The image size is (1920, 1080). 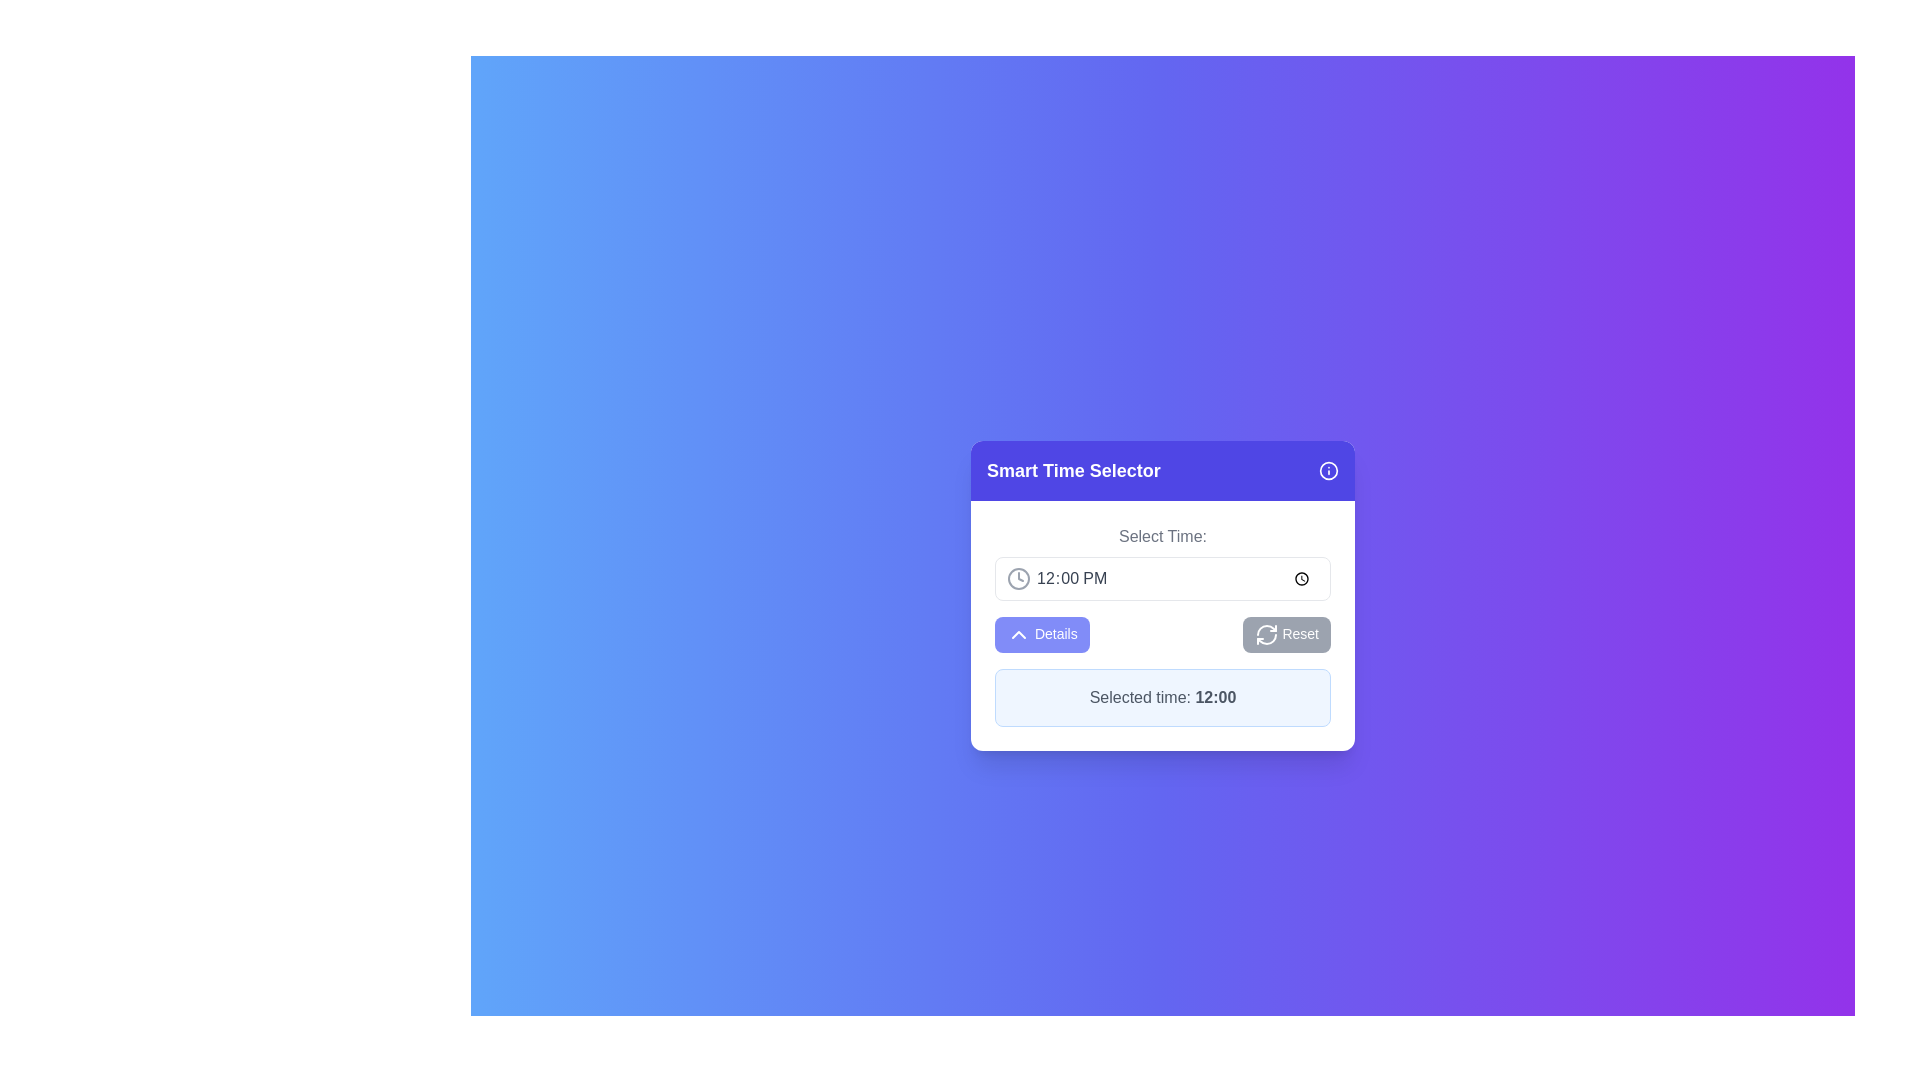 I want to click on the clock icon located to the left of the time text '12:00 PM' within the 'Smart Time Selector' input field, so click(x=1018, y=578).